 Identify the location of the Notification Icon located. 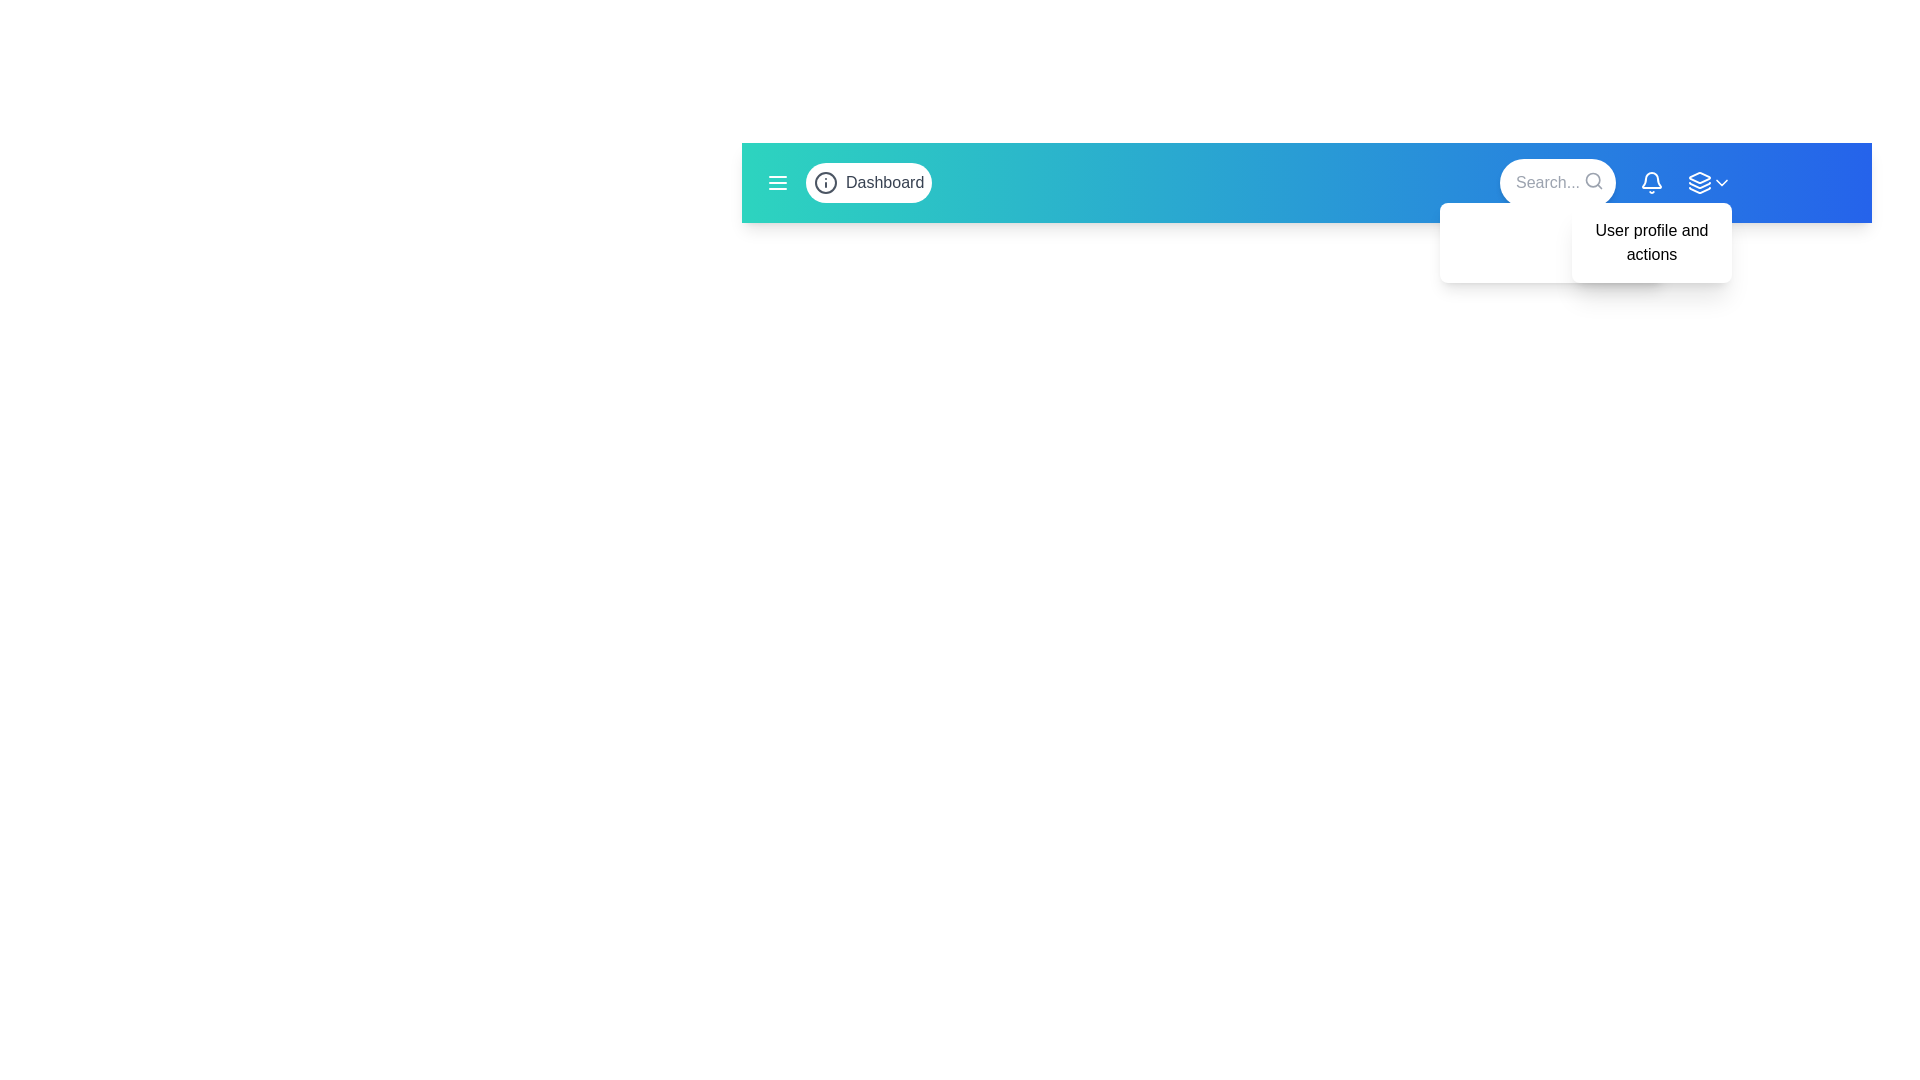
(1651, 182).